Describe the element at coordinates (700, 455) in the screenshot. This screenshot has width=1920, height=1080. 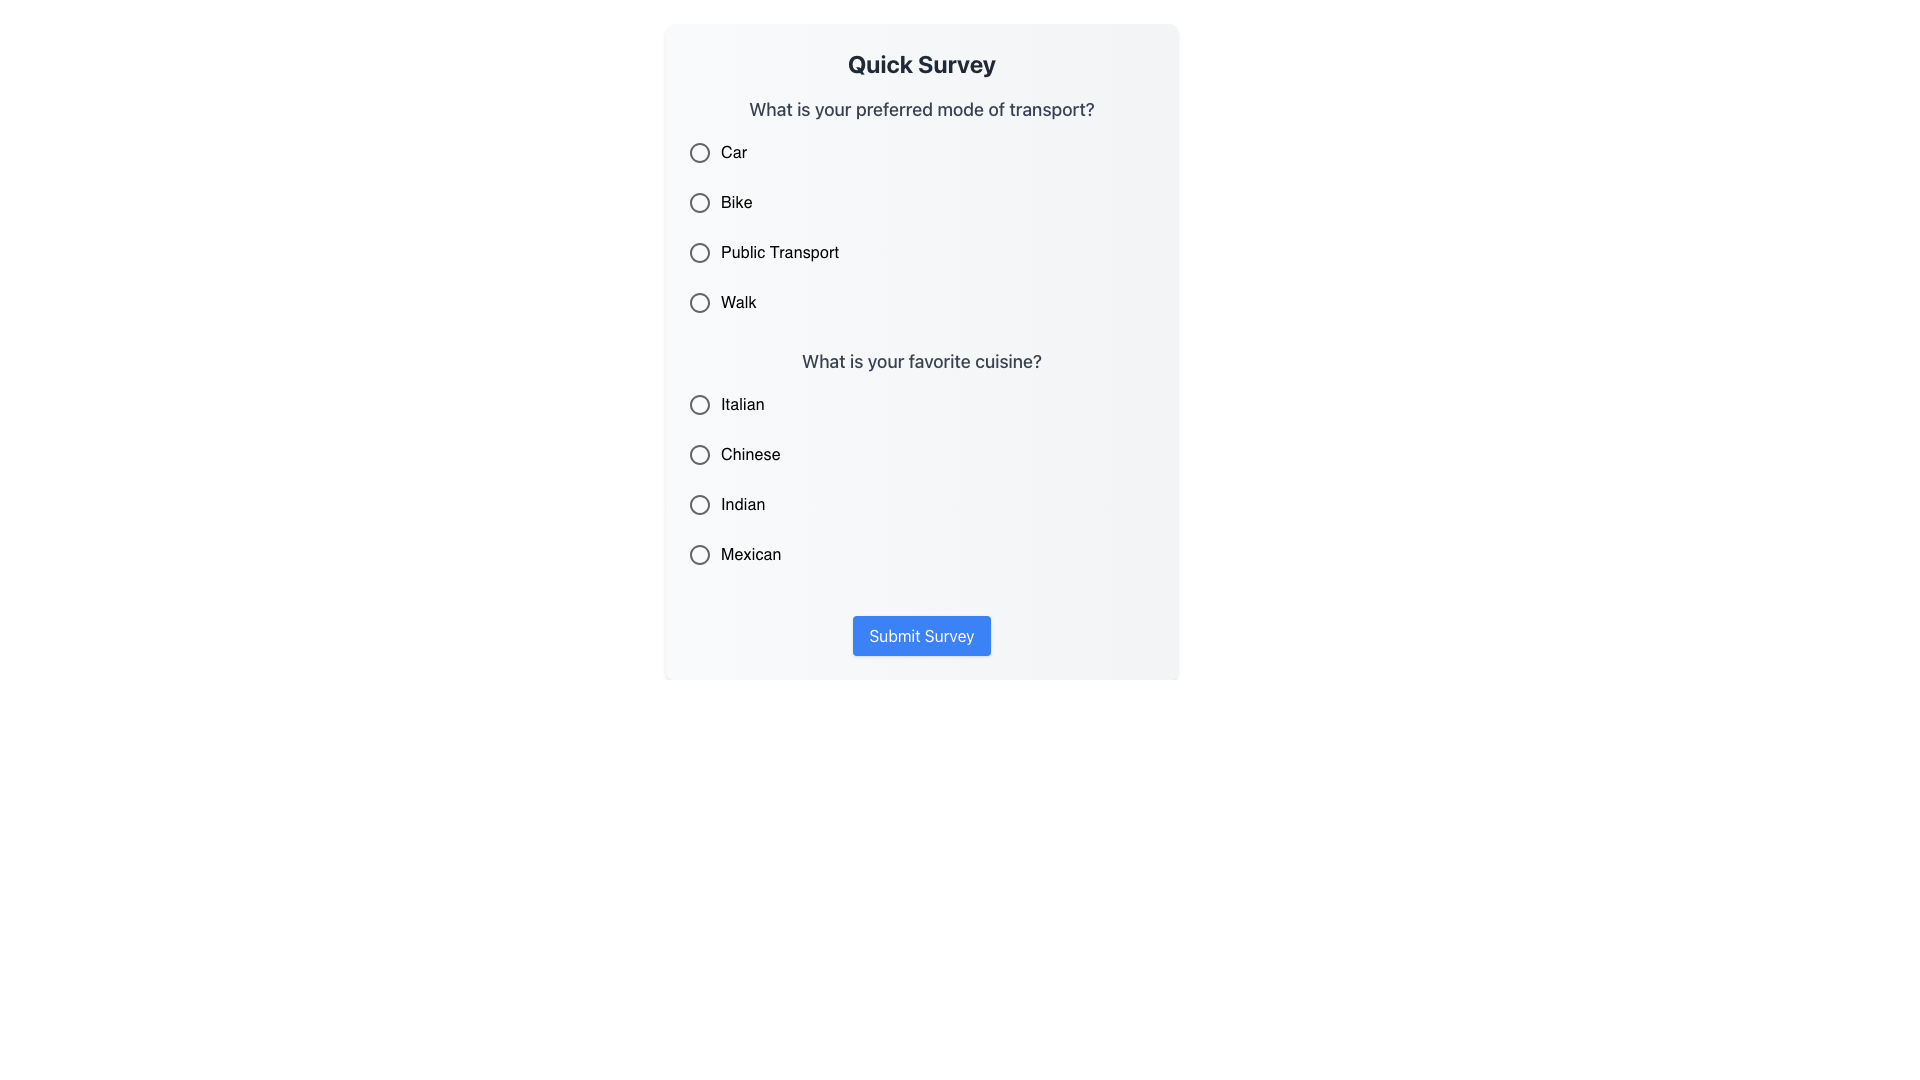
I see `the unchecked radio button located to the left of the label 'Chinese'` at that location.